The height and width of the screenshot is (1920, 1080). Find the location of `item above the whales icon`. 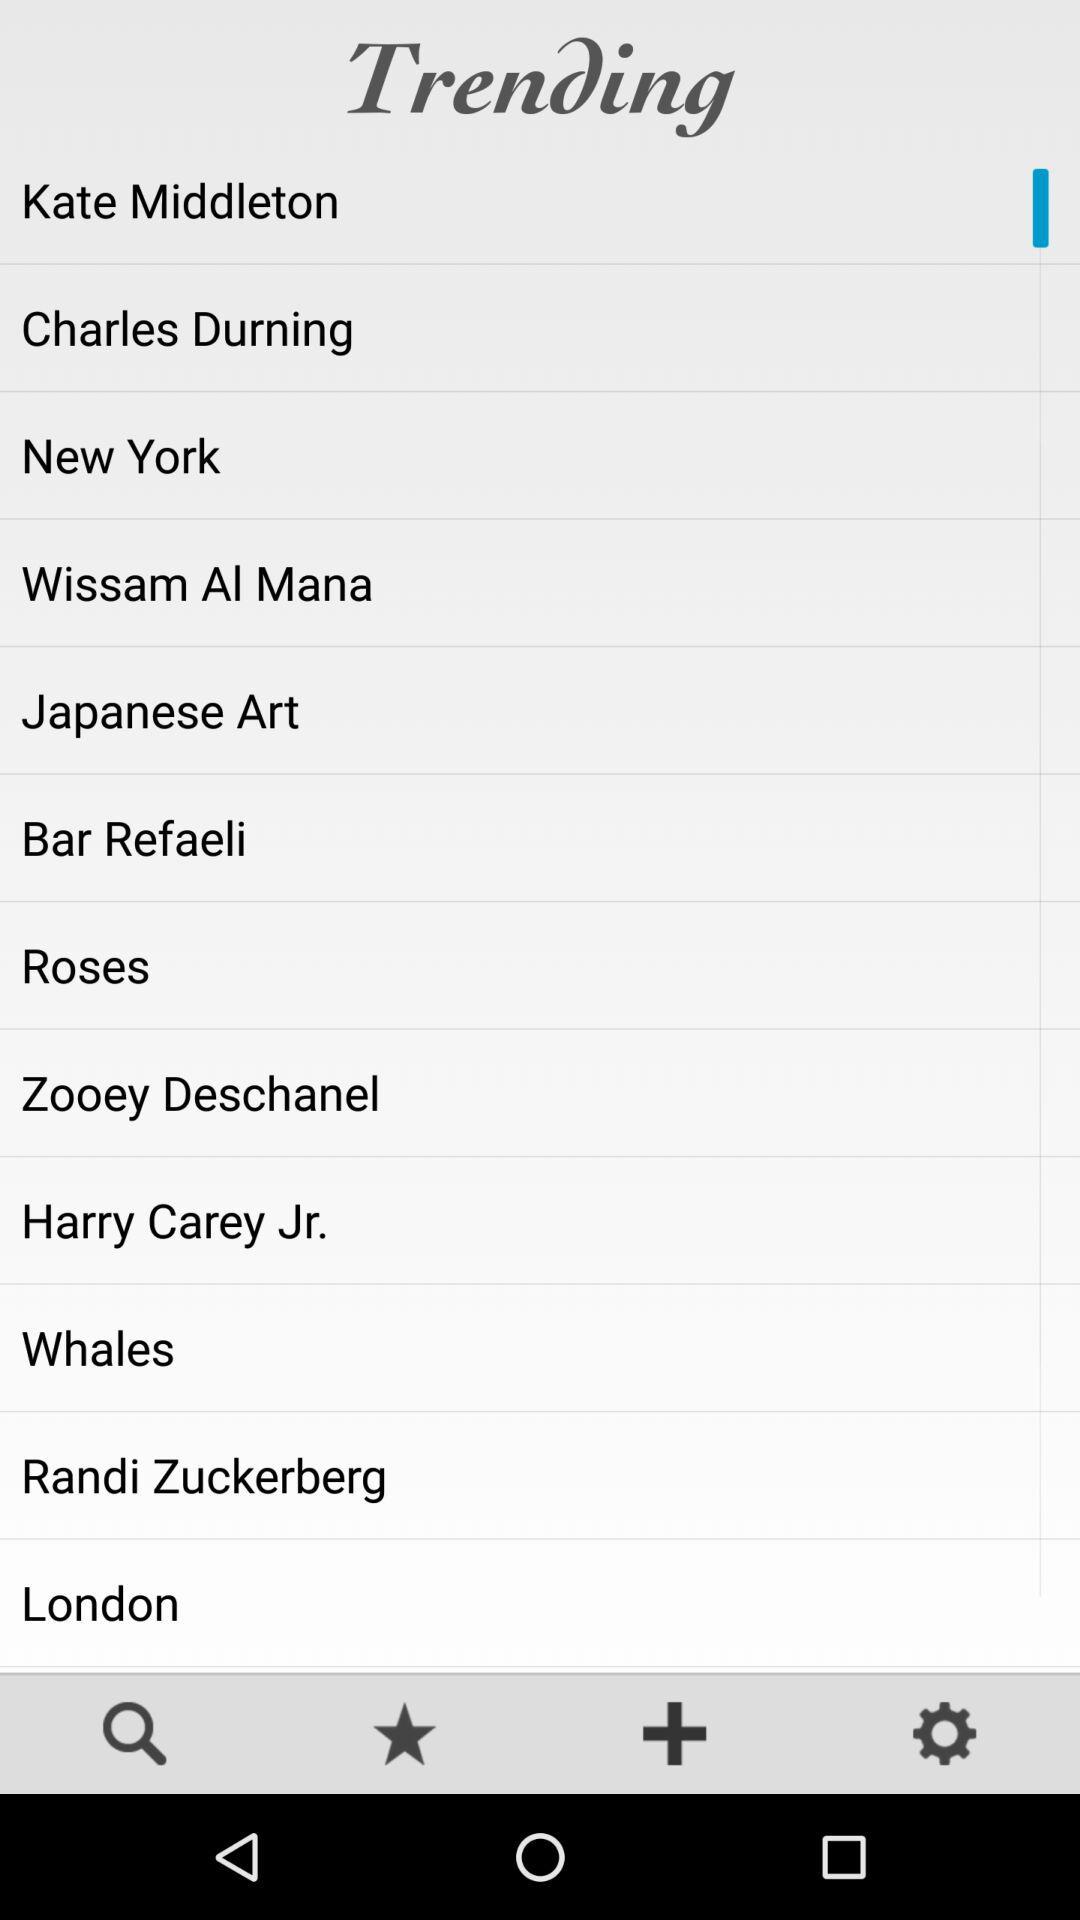

item above the whales icon is located at coordinates (540, 1219).